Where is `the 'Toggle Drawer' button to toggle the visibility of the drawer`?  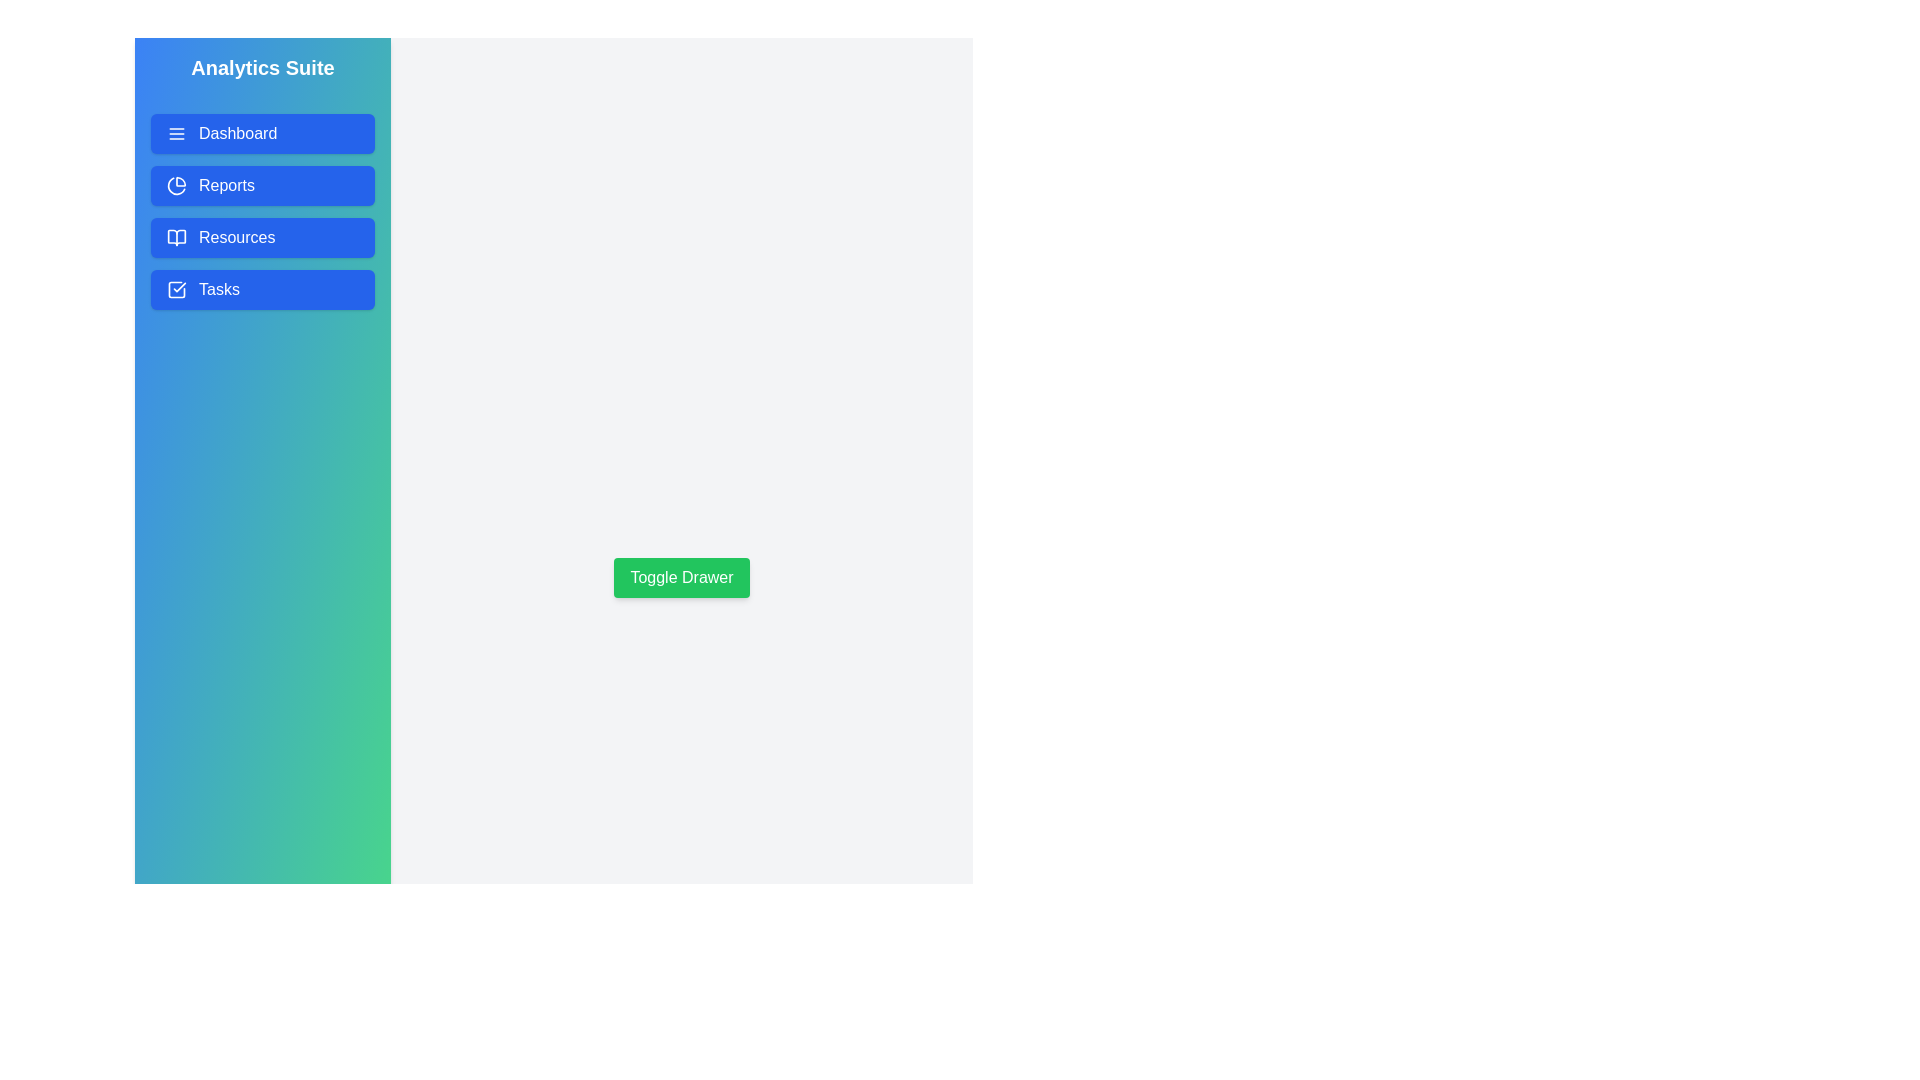
the 'Toggle Drawer' button to toggle the visibility of the drawer is located at coordinates (681, 578).